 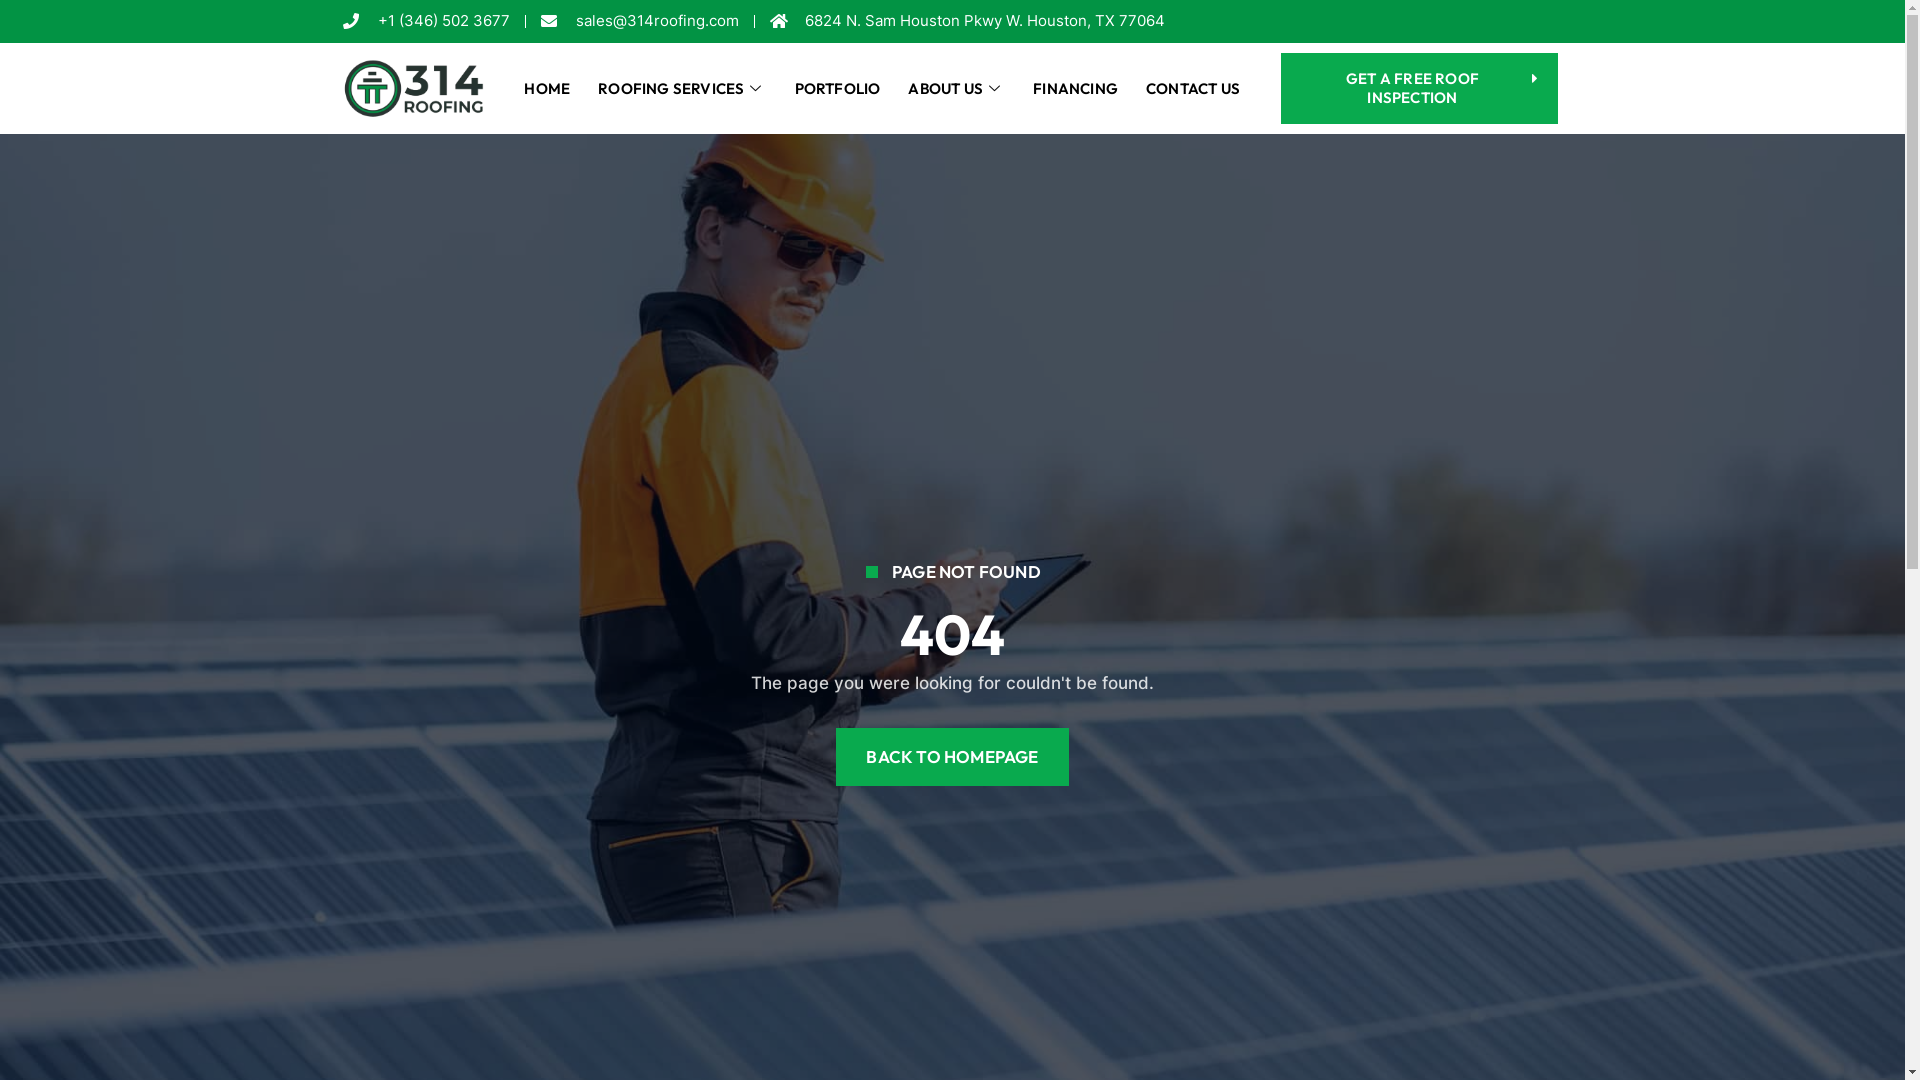 What do you see at coordinates (424, 21) in the screenshot?
I see `'+1 (346) 502 3677'` at bounding box center [424, 21].